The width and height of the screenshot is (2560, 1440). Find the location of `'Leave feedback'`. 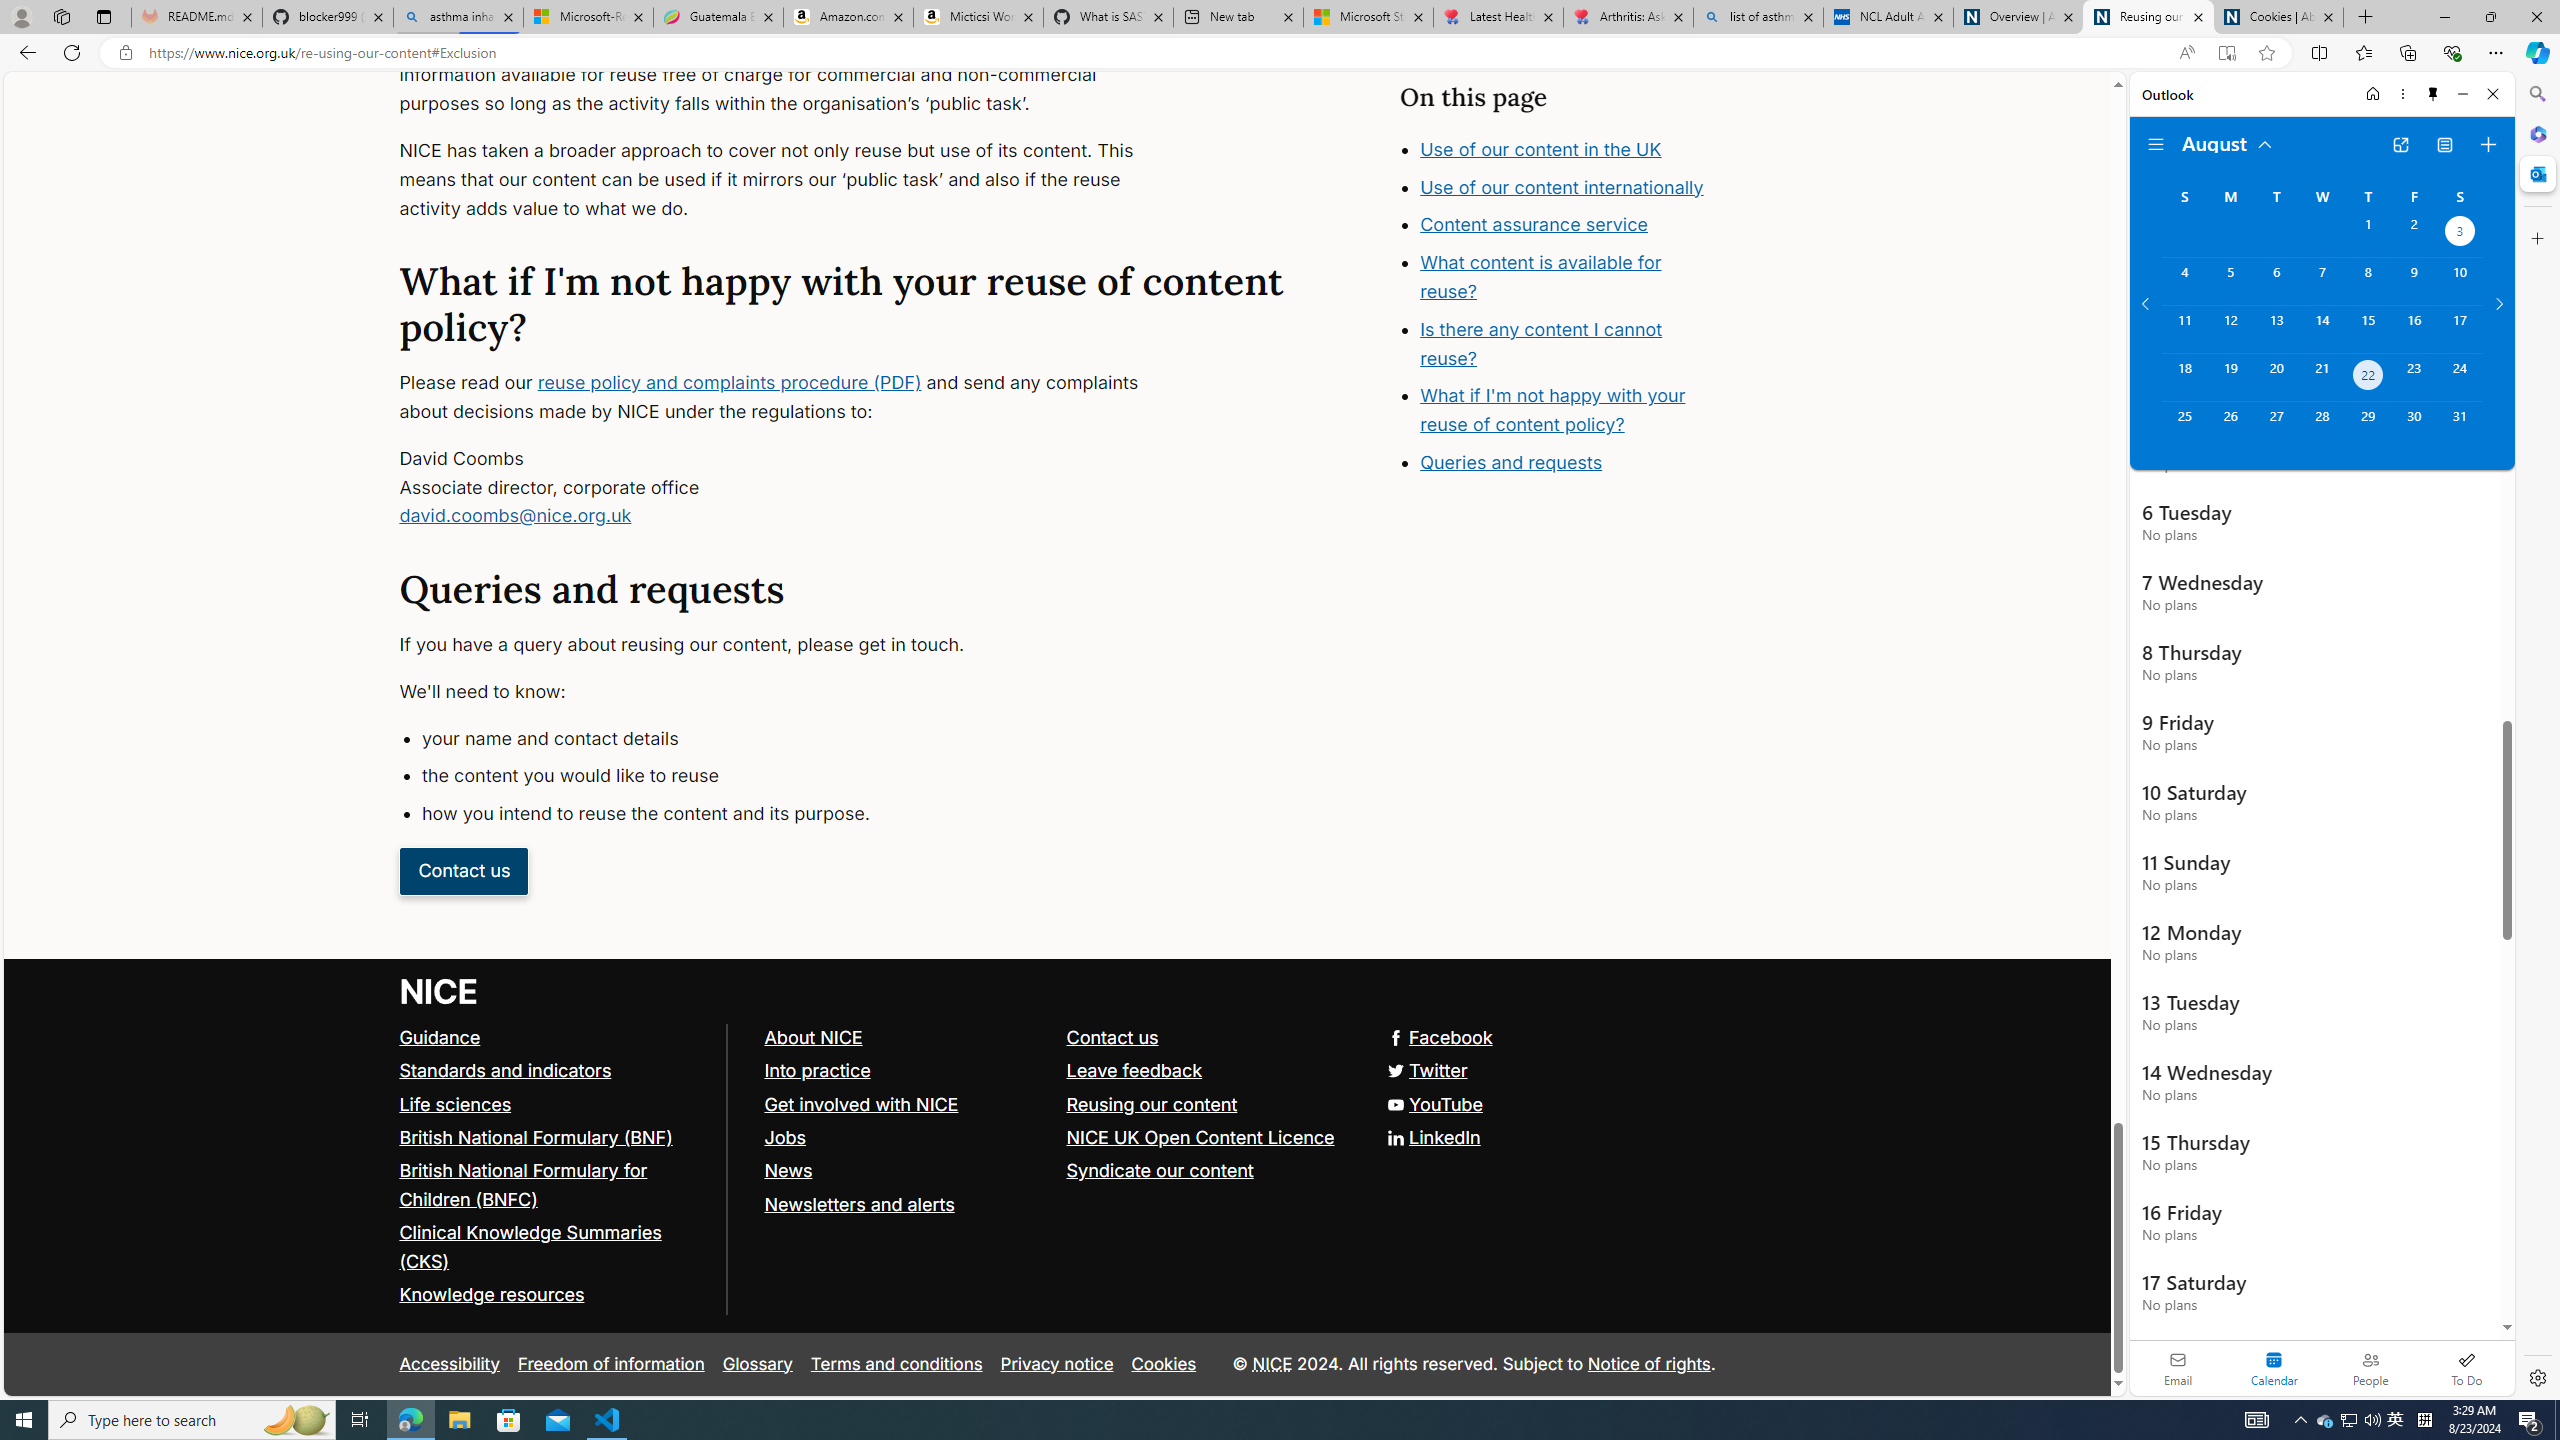

'Leave feedback' is located at coordinates (1207, 1071).